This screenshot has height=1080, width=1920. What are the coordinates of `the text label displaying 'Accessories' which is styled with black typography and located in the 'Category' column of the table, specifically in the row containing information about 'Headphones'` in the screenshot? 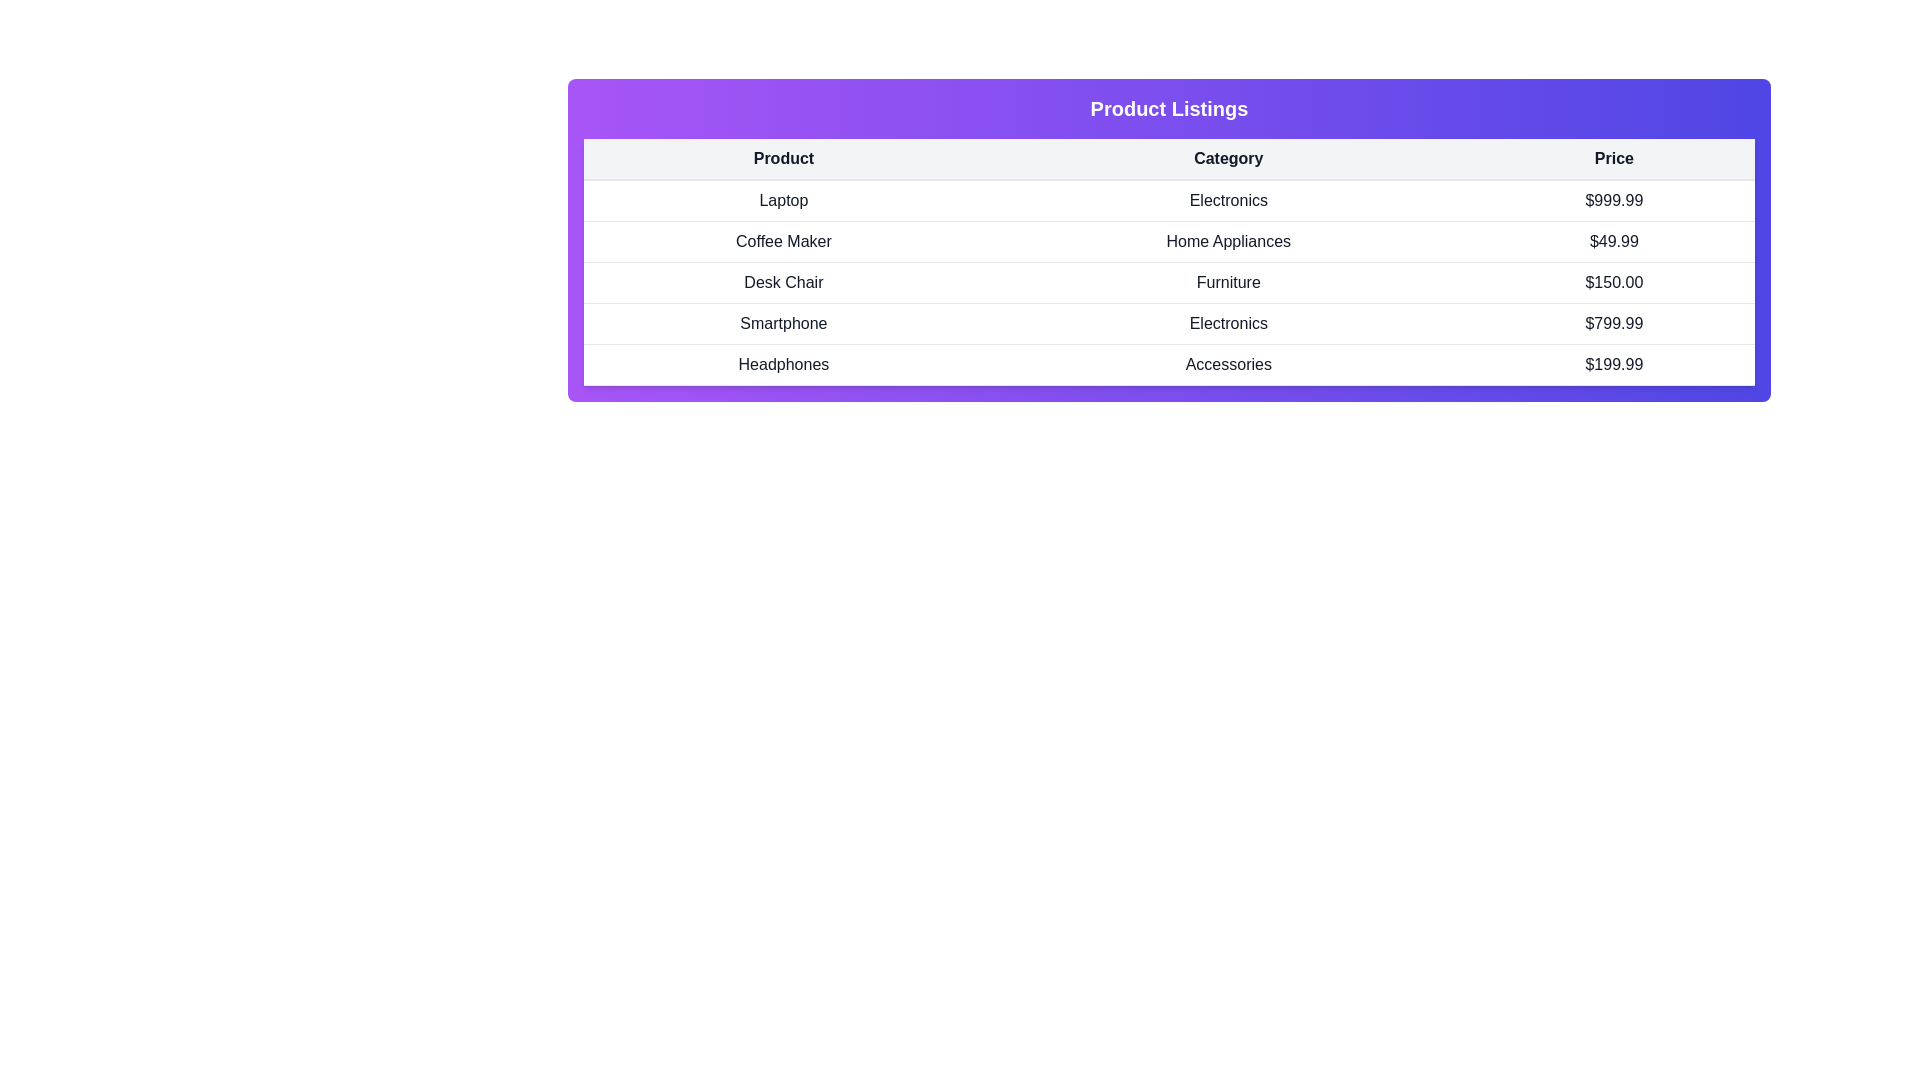 It's located at (1227, 365).